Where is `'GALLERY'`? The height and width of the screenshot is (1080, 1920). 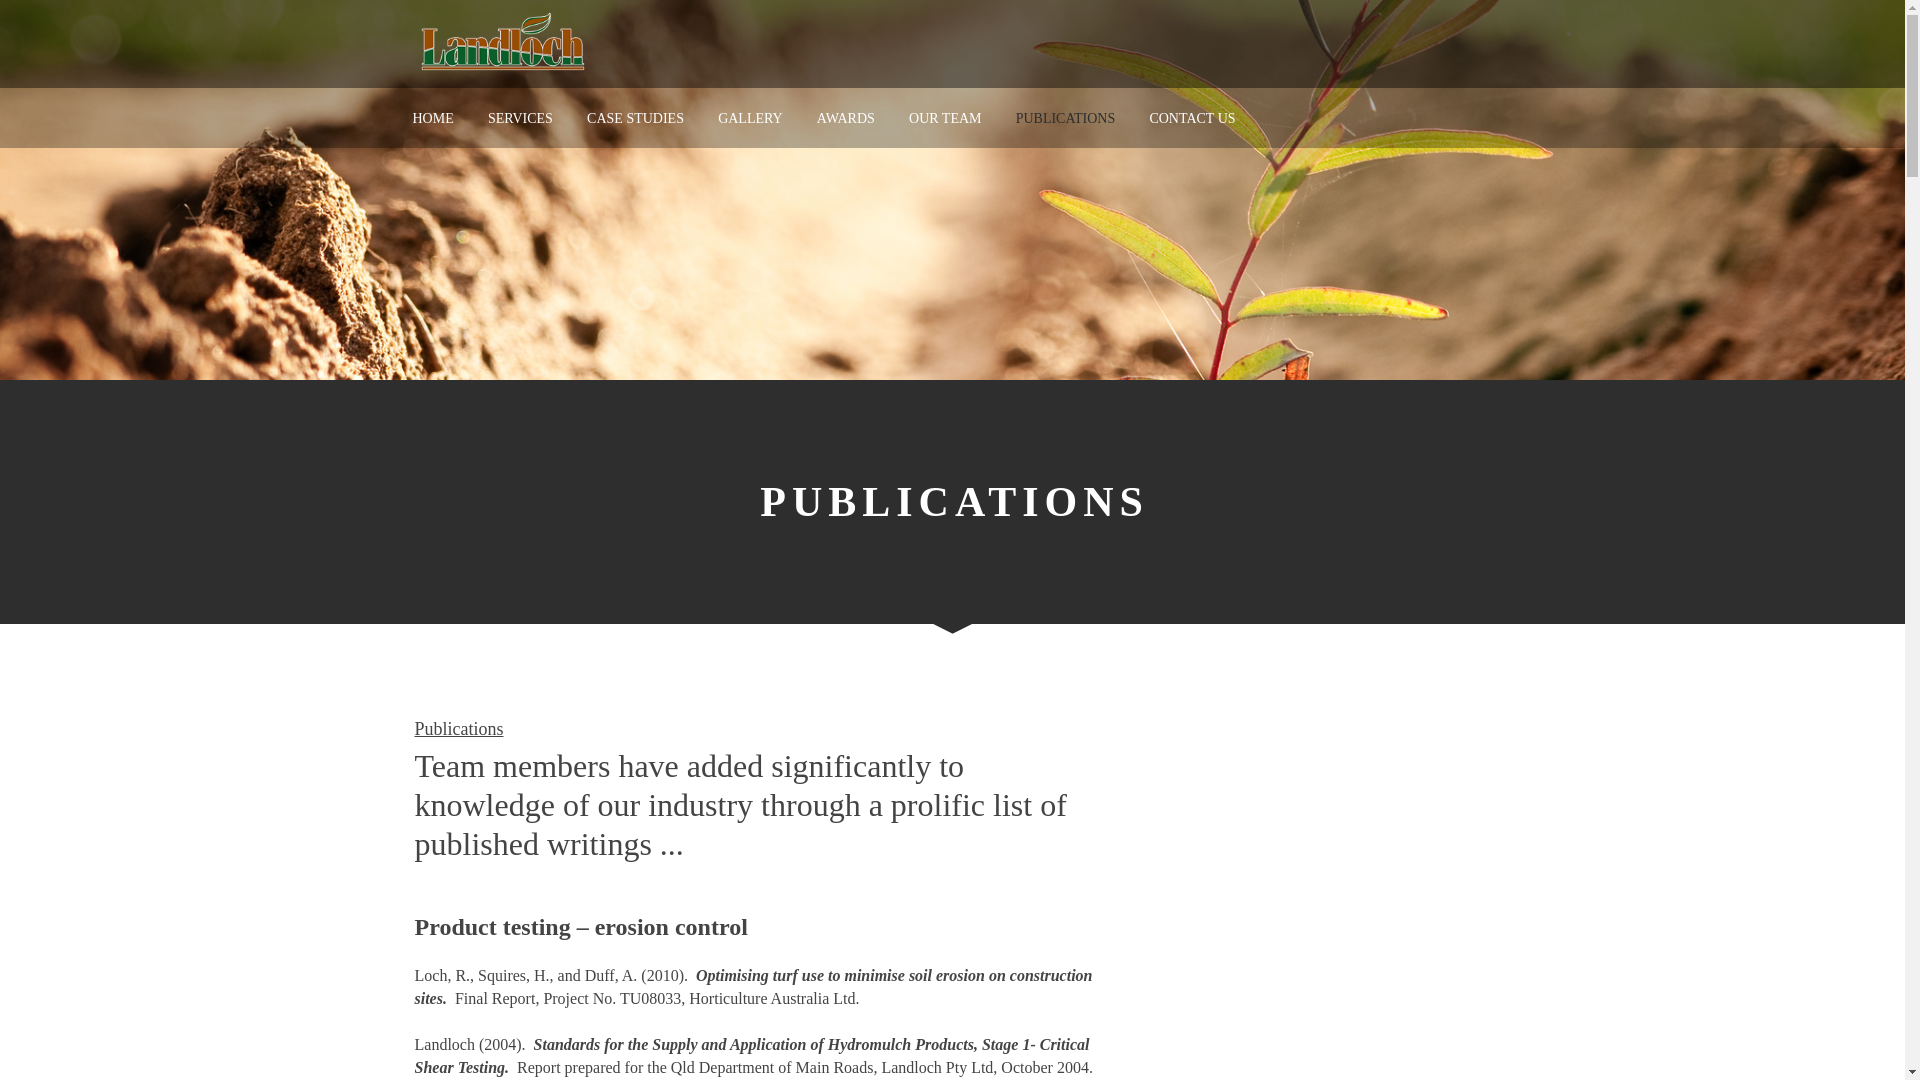
'GALLERY' is located at coordinates (749, 118).